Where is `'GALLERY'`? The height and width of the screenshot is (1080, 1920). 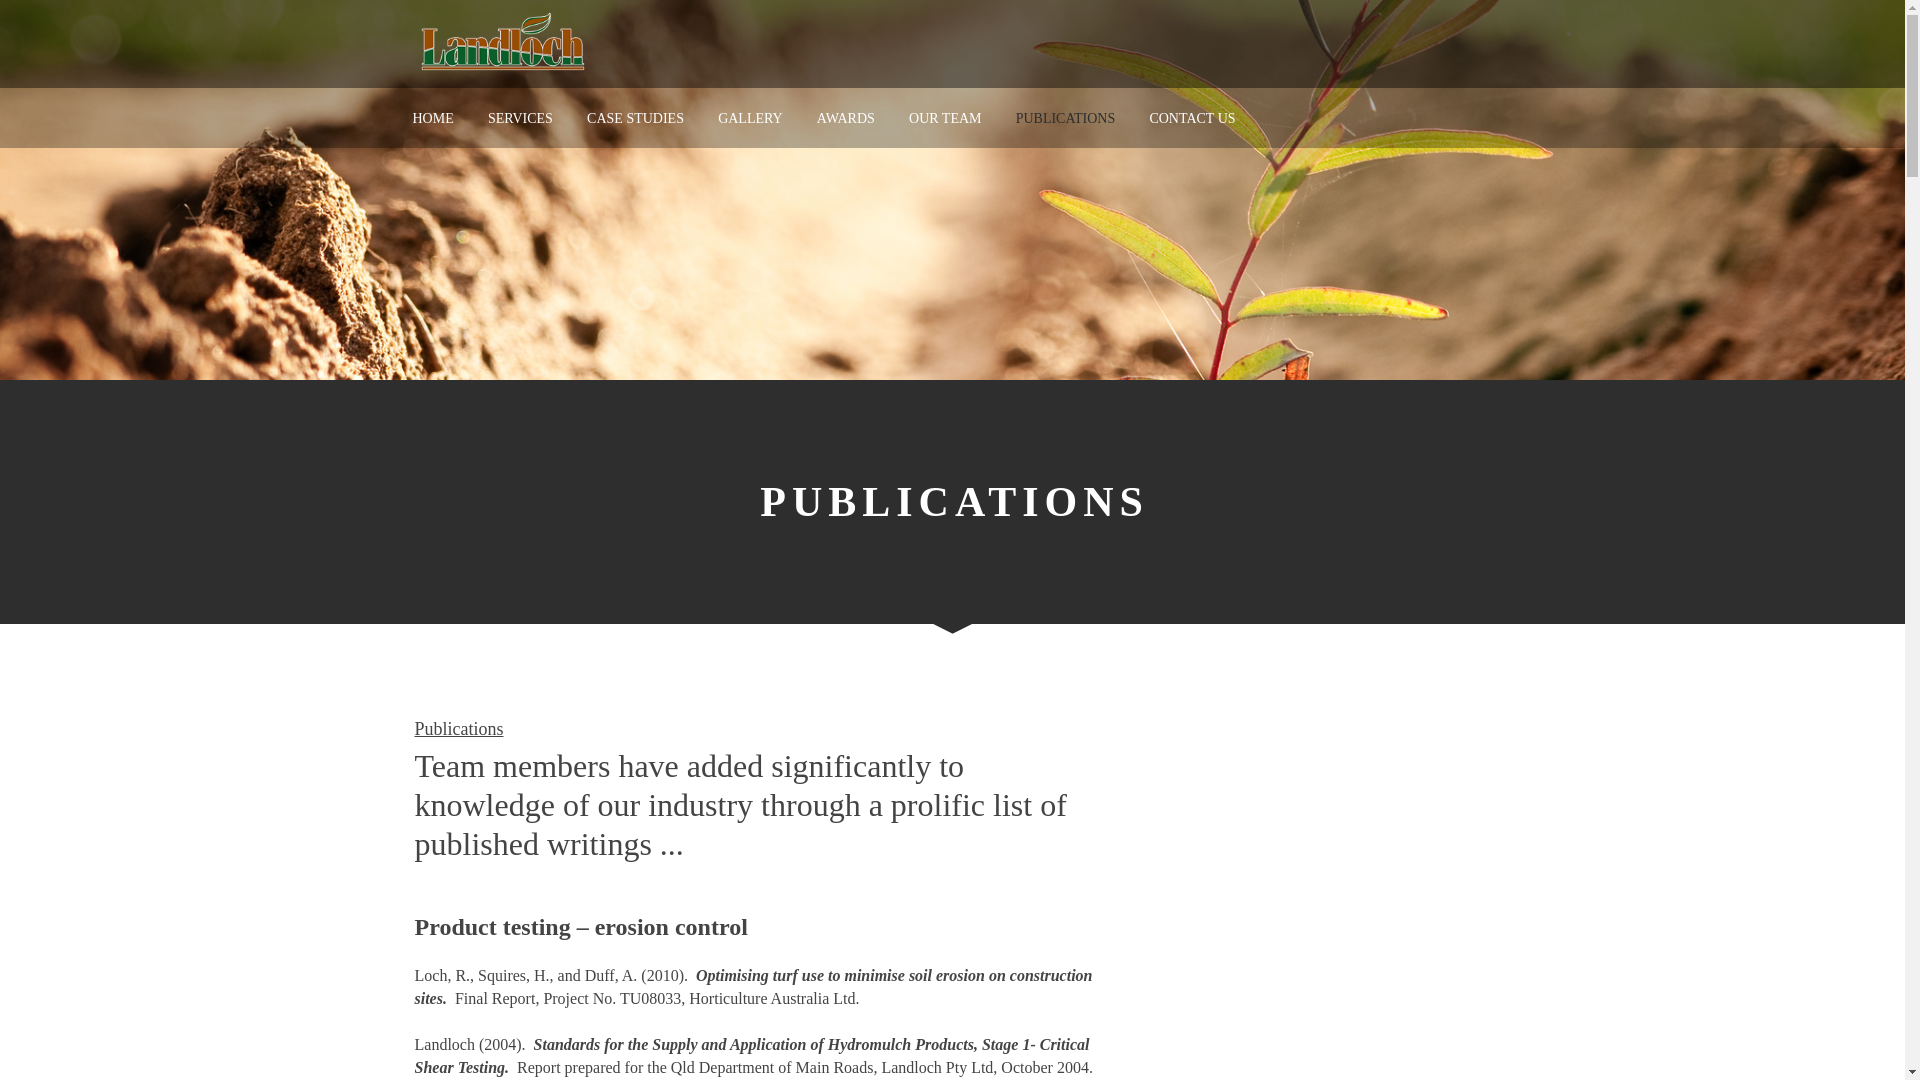
'GALLERY' is located at coordinates (749, 118).